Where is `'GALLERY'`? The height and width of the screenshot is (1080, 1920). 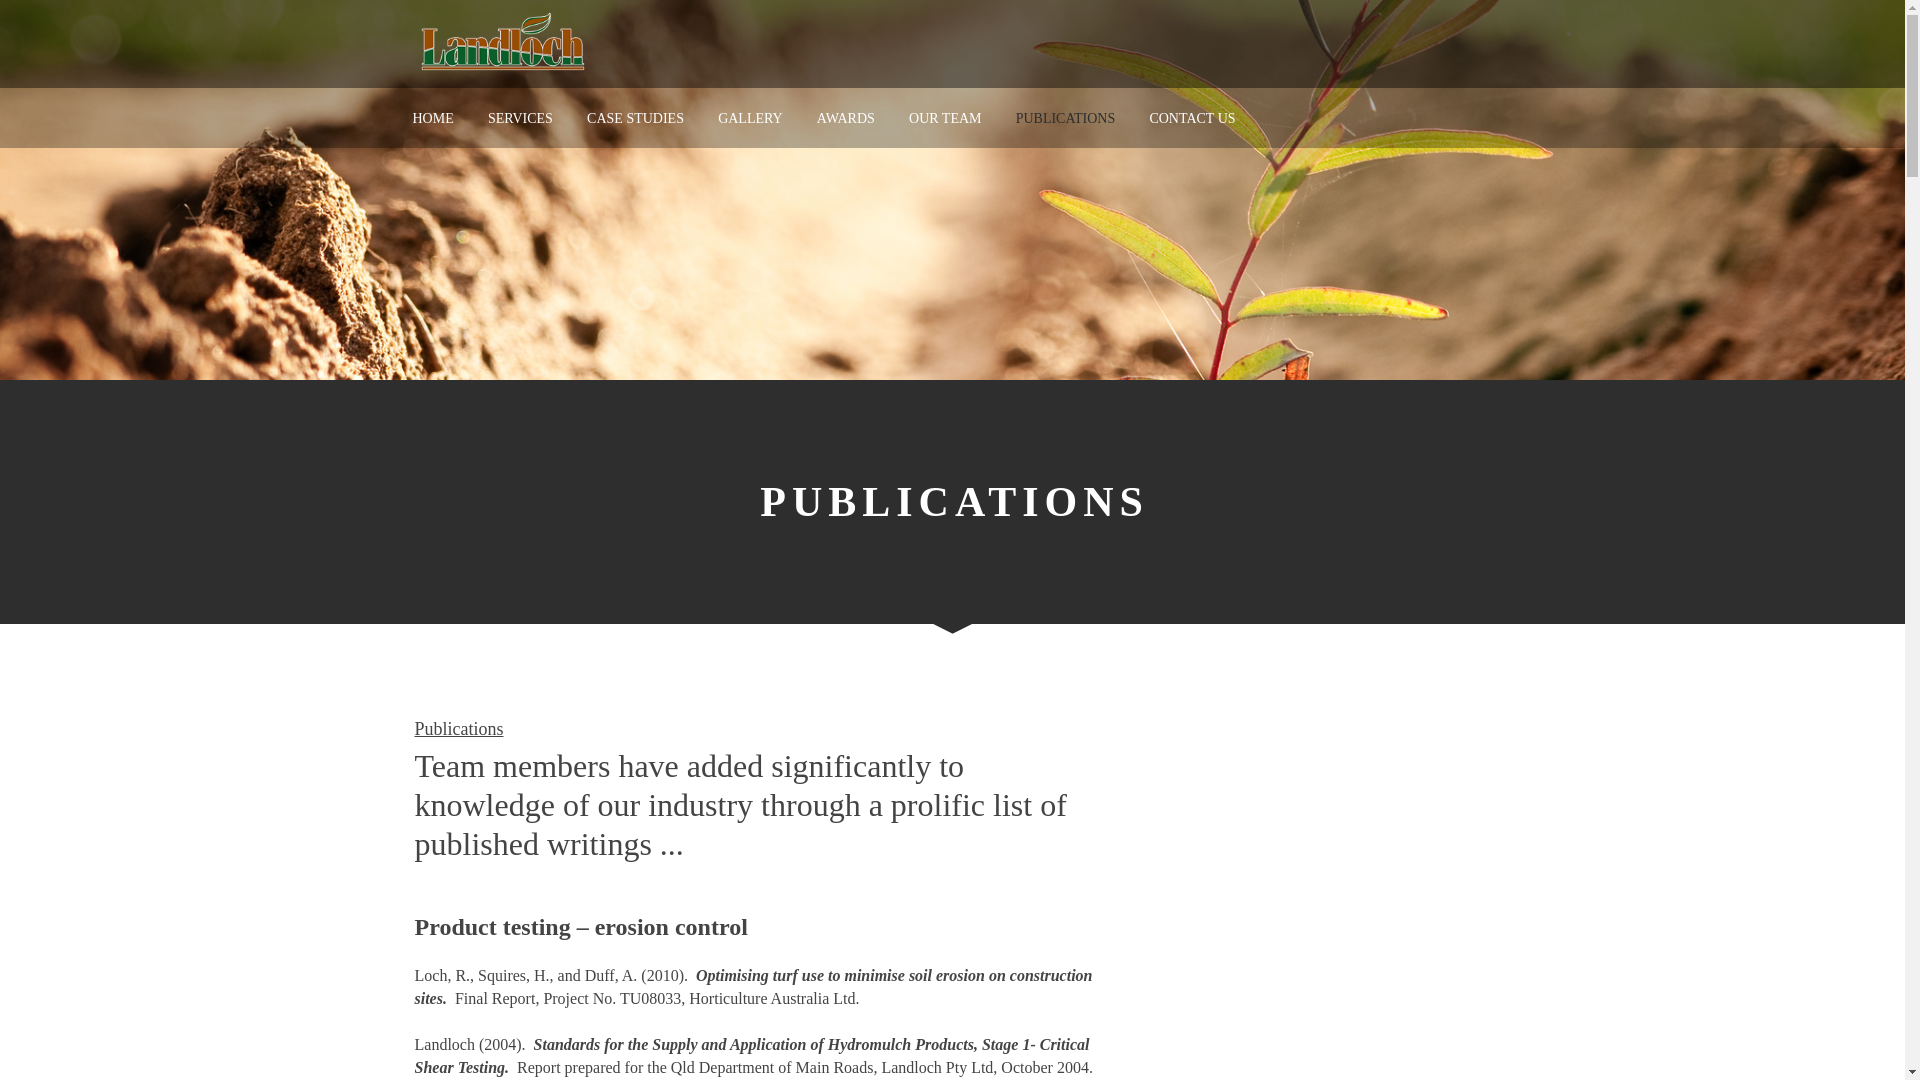
'GALLERY' is located at coordinates (749, 118).